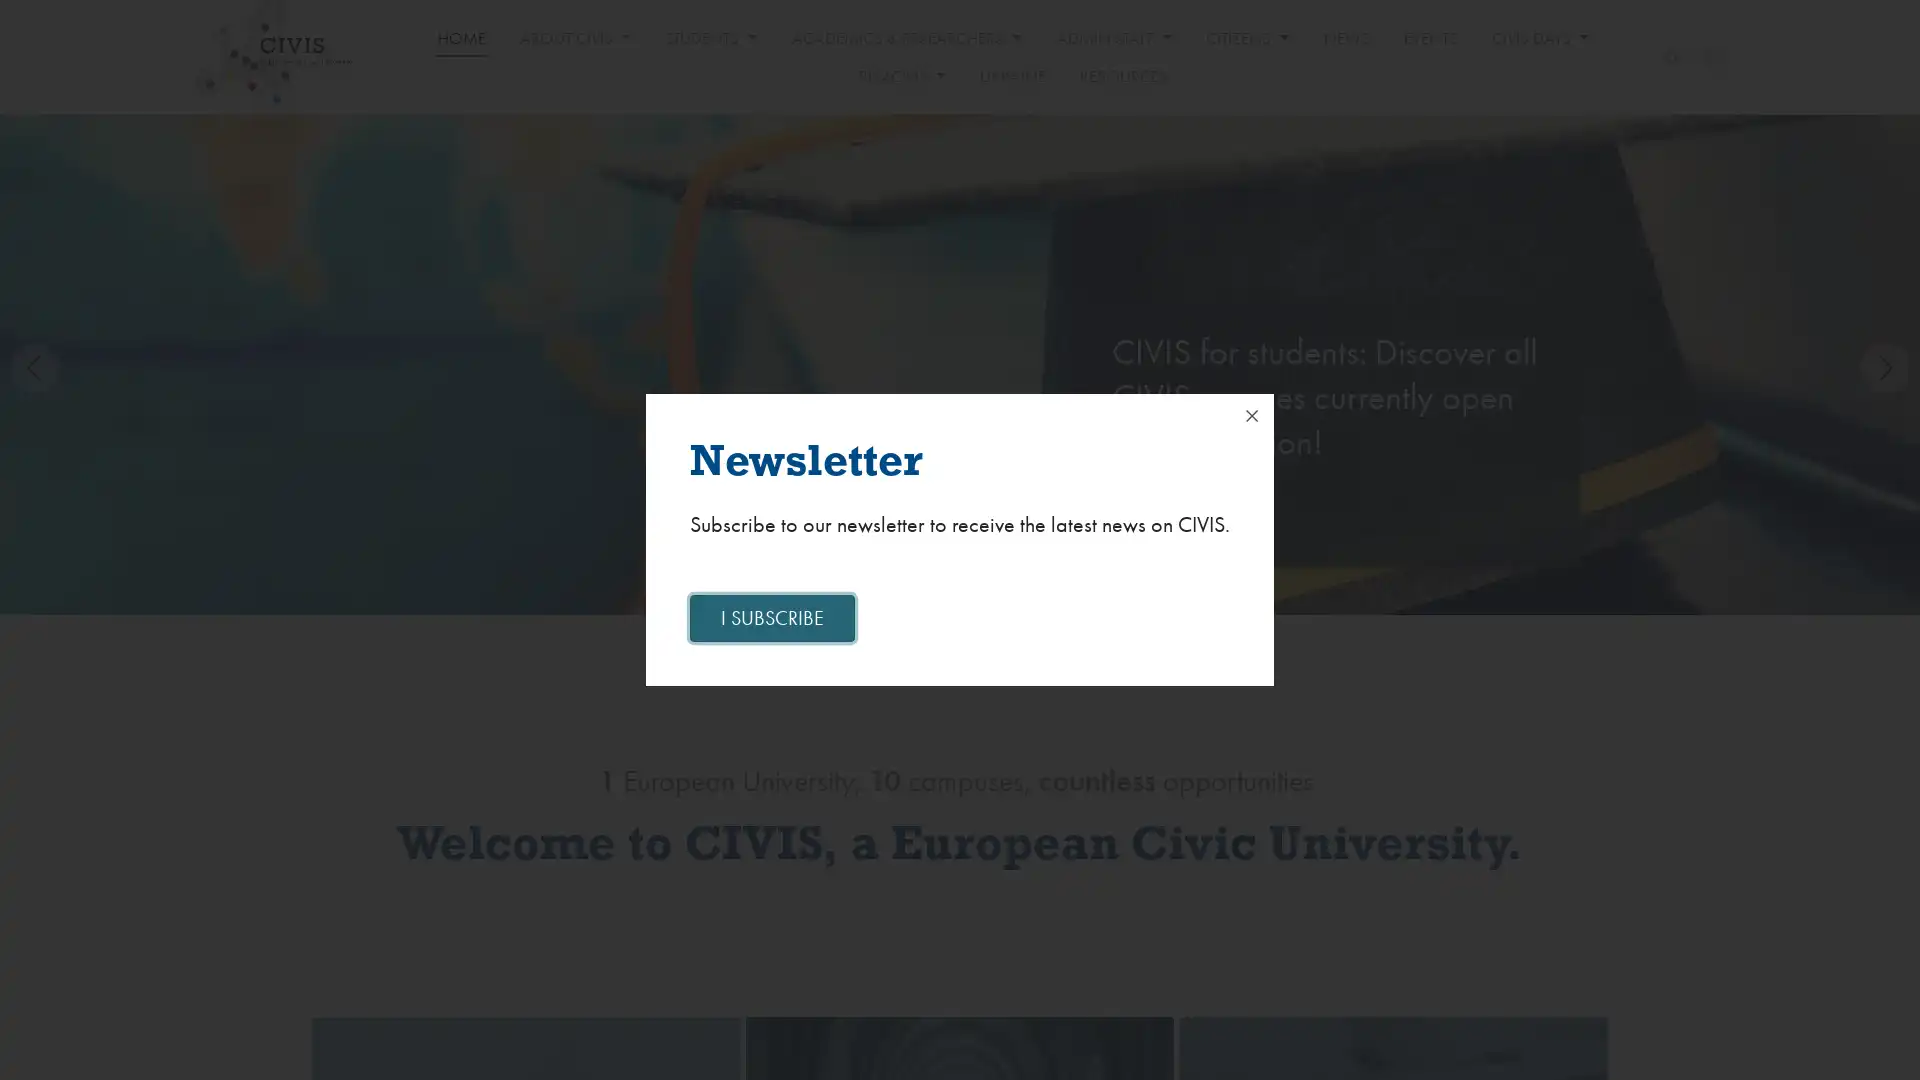  I want to click on Previous slide, so click(34, 367).